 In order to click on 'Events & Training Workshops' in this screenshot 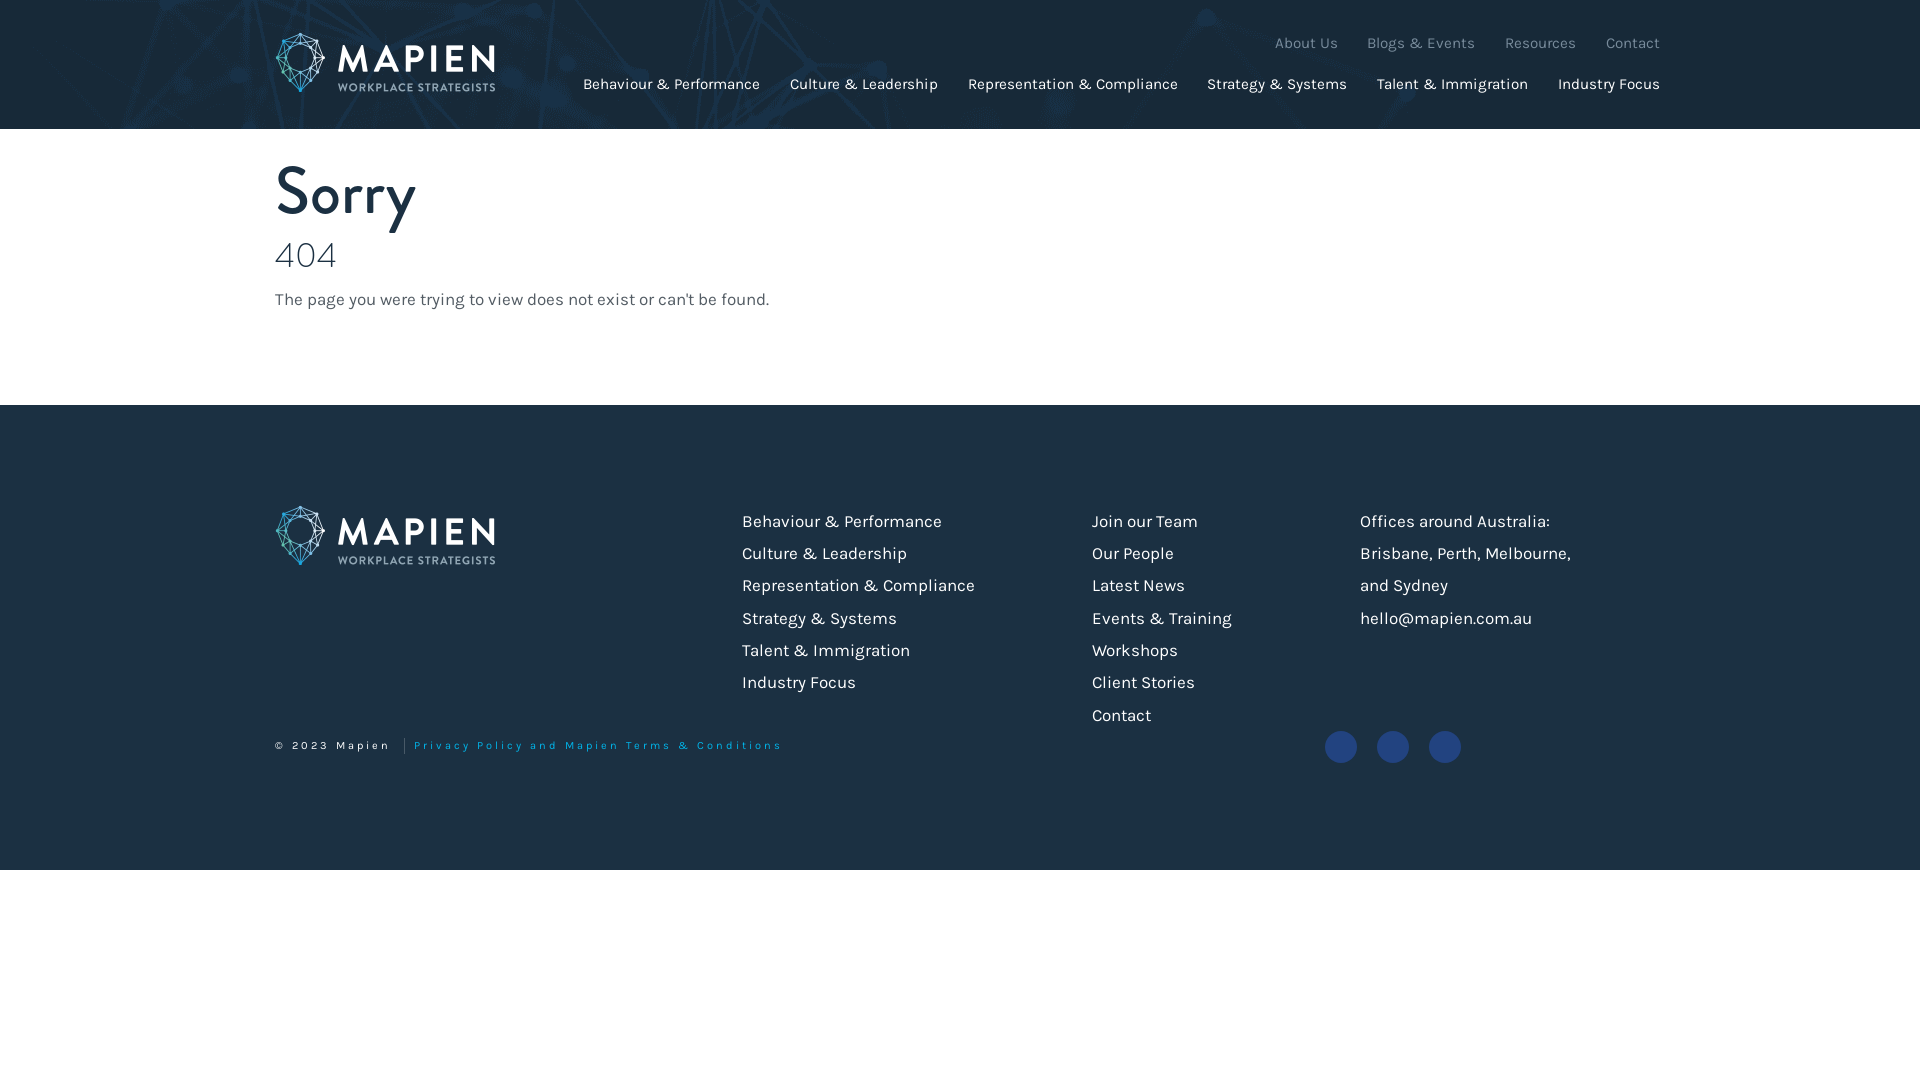, I will do `click(1090, 634)`.